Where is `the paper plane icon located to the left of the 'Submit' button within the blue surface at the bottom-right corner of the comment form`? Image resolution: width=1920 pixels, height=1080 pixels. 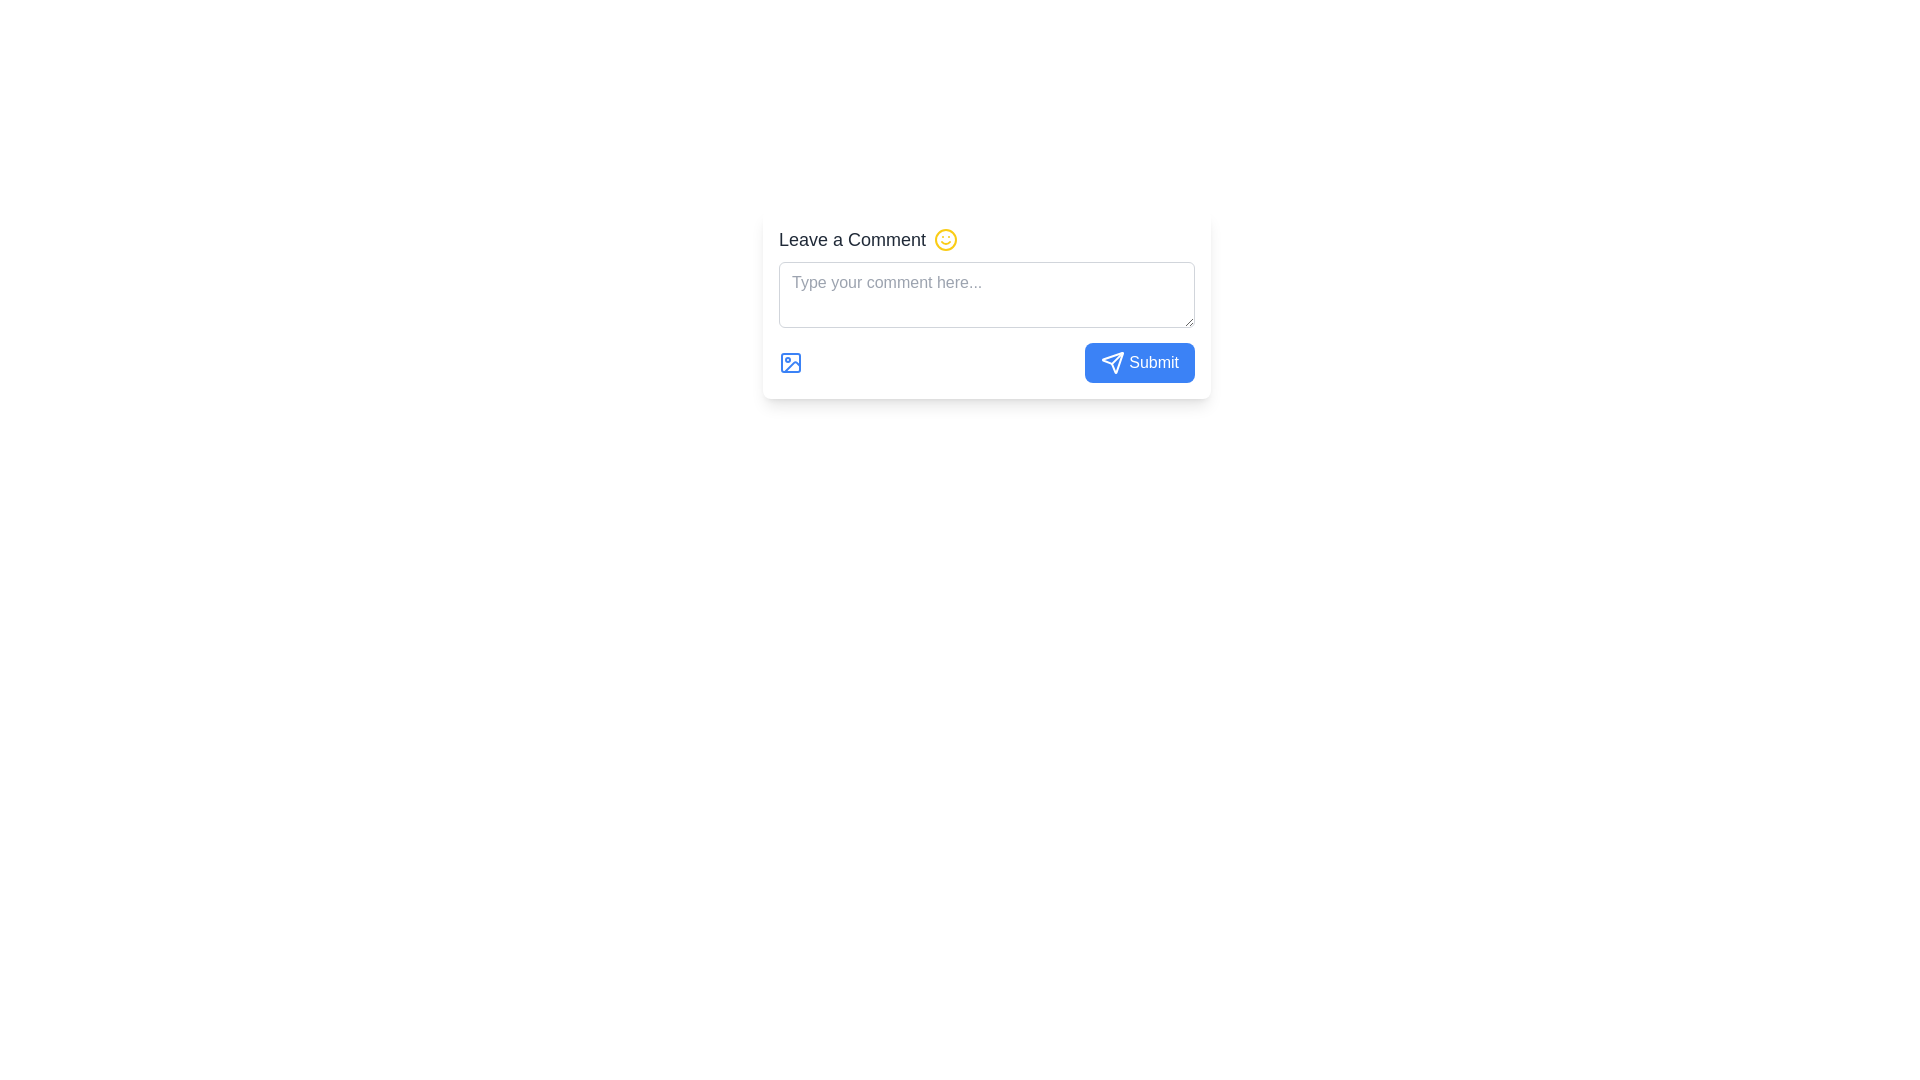 the paper plane icon located to the left of the 'Submit' button within the blue surface at the bottom-right corner of the comment form is located at coordinates (1112, 362).